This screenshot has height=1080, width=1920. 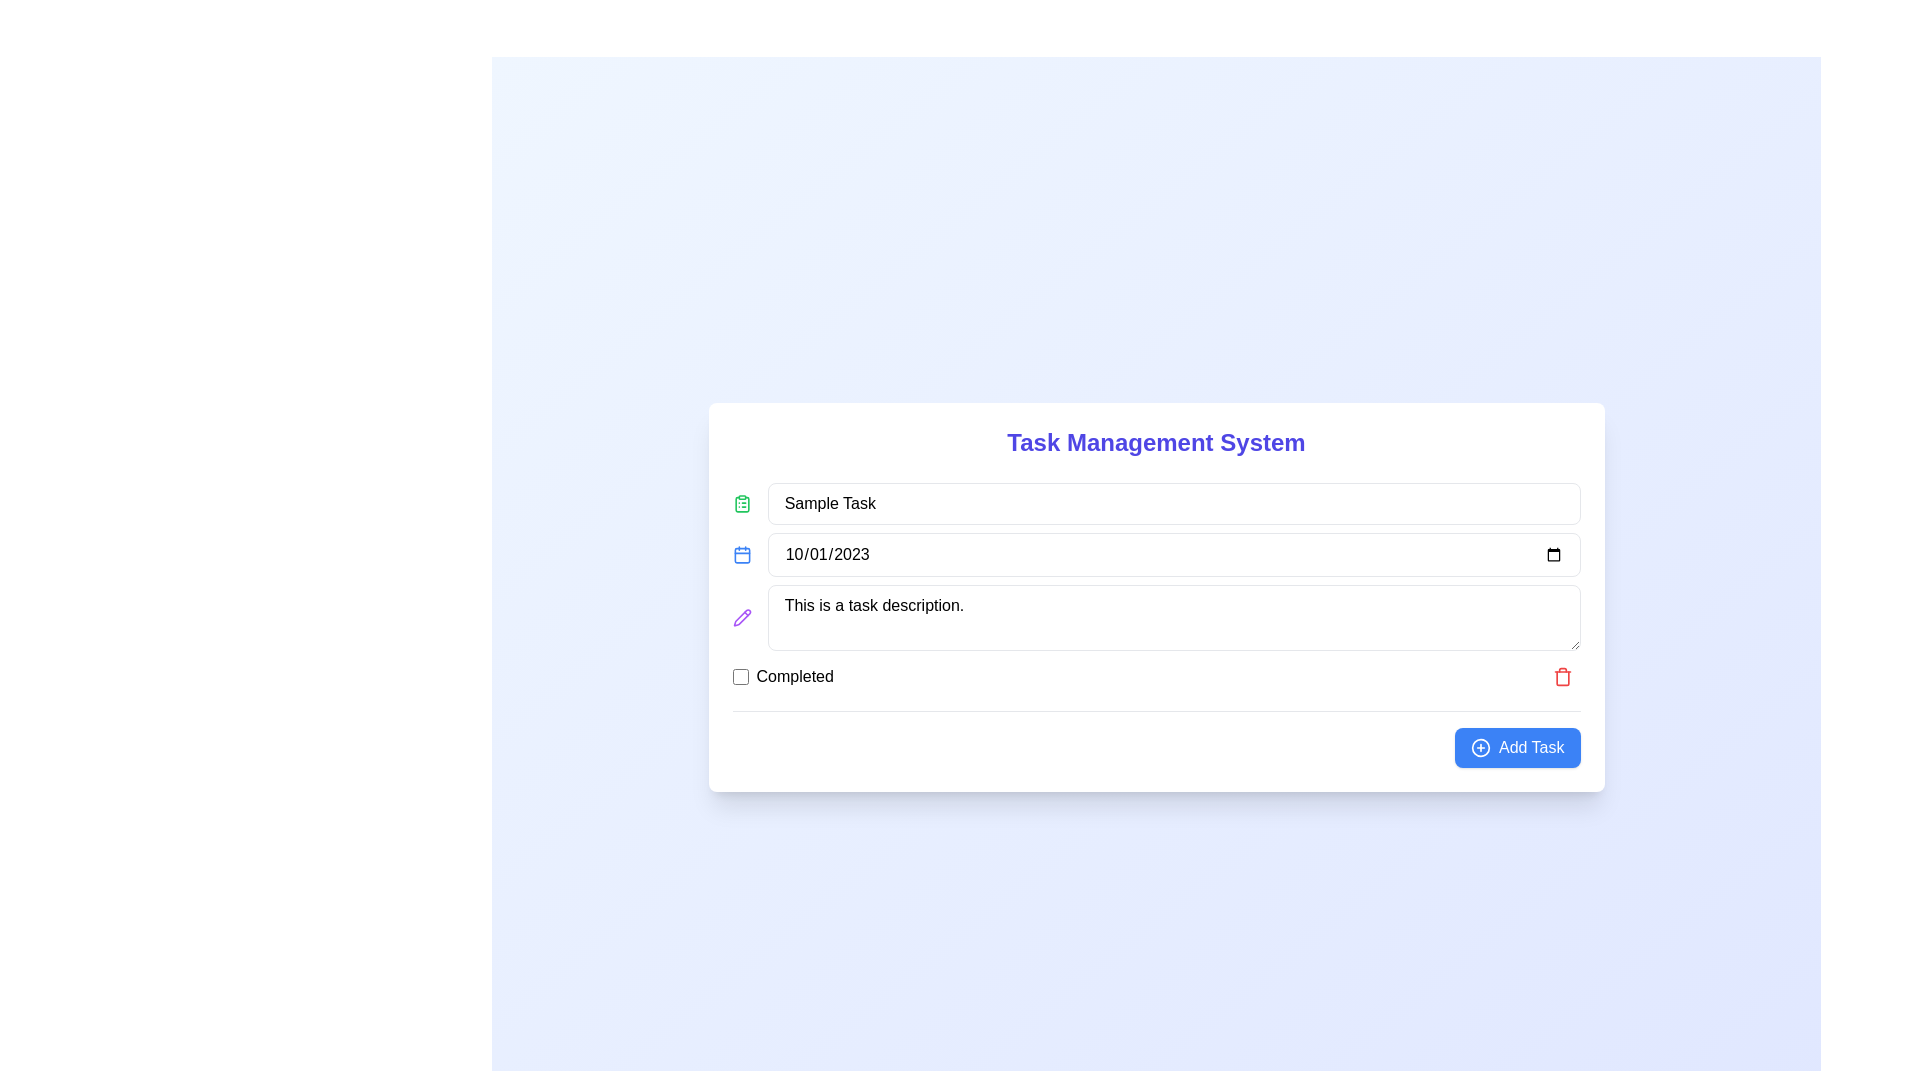 I want to click on the Date Input element located in the second row of the task details section to use the icons for additional actions, so click(x=1156, y=554).